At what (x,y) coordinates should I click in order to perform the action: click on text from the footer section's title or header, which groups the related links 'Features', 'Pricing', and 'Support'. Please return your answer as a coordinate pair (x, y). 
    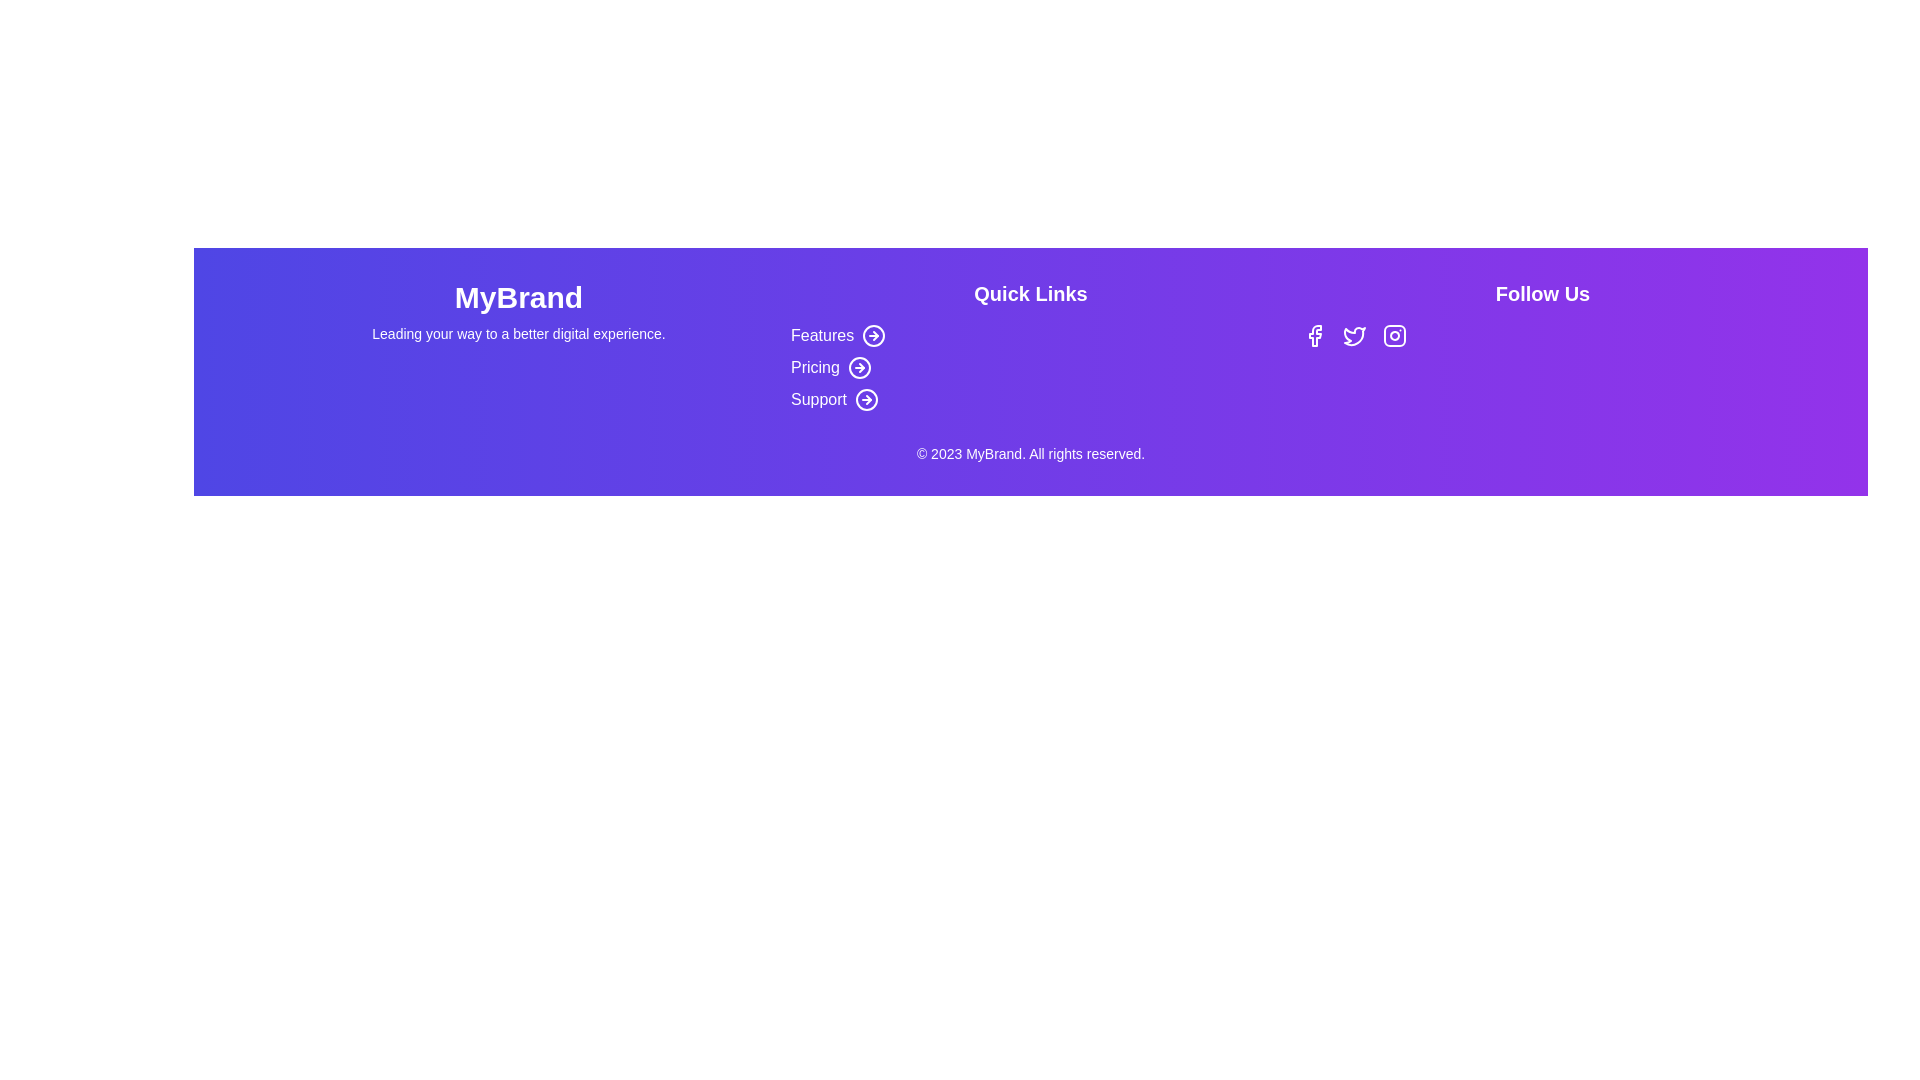
    Looking at the image, I should click on (1031, 293).